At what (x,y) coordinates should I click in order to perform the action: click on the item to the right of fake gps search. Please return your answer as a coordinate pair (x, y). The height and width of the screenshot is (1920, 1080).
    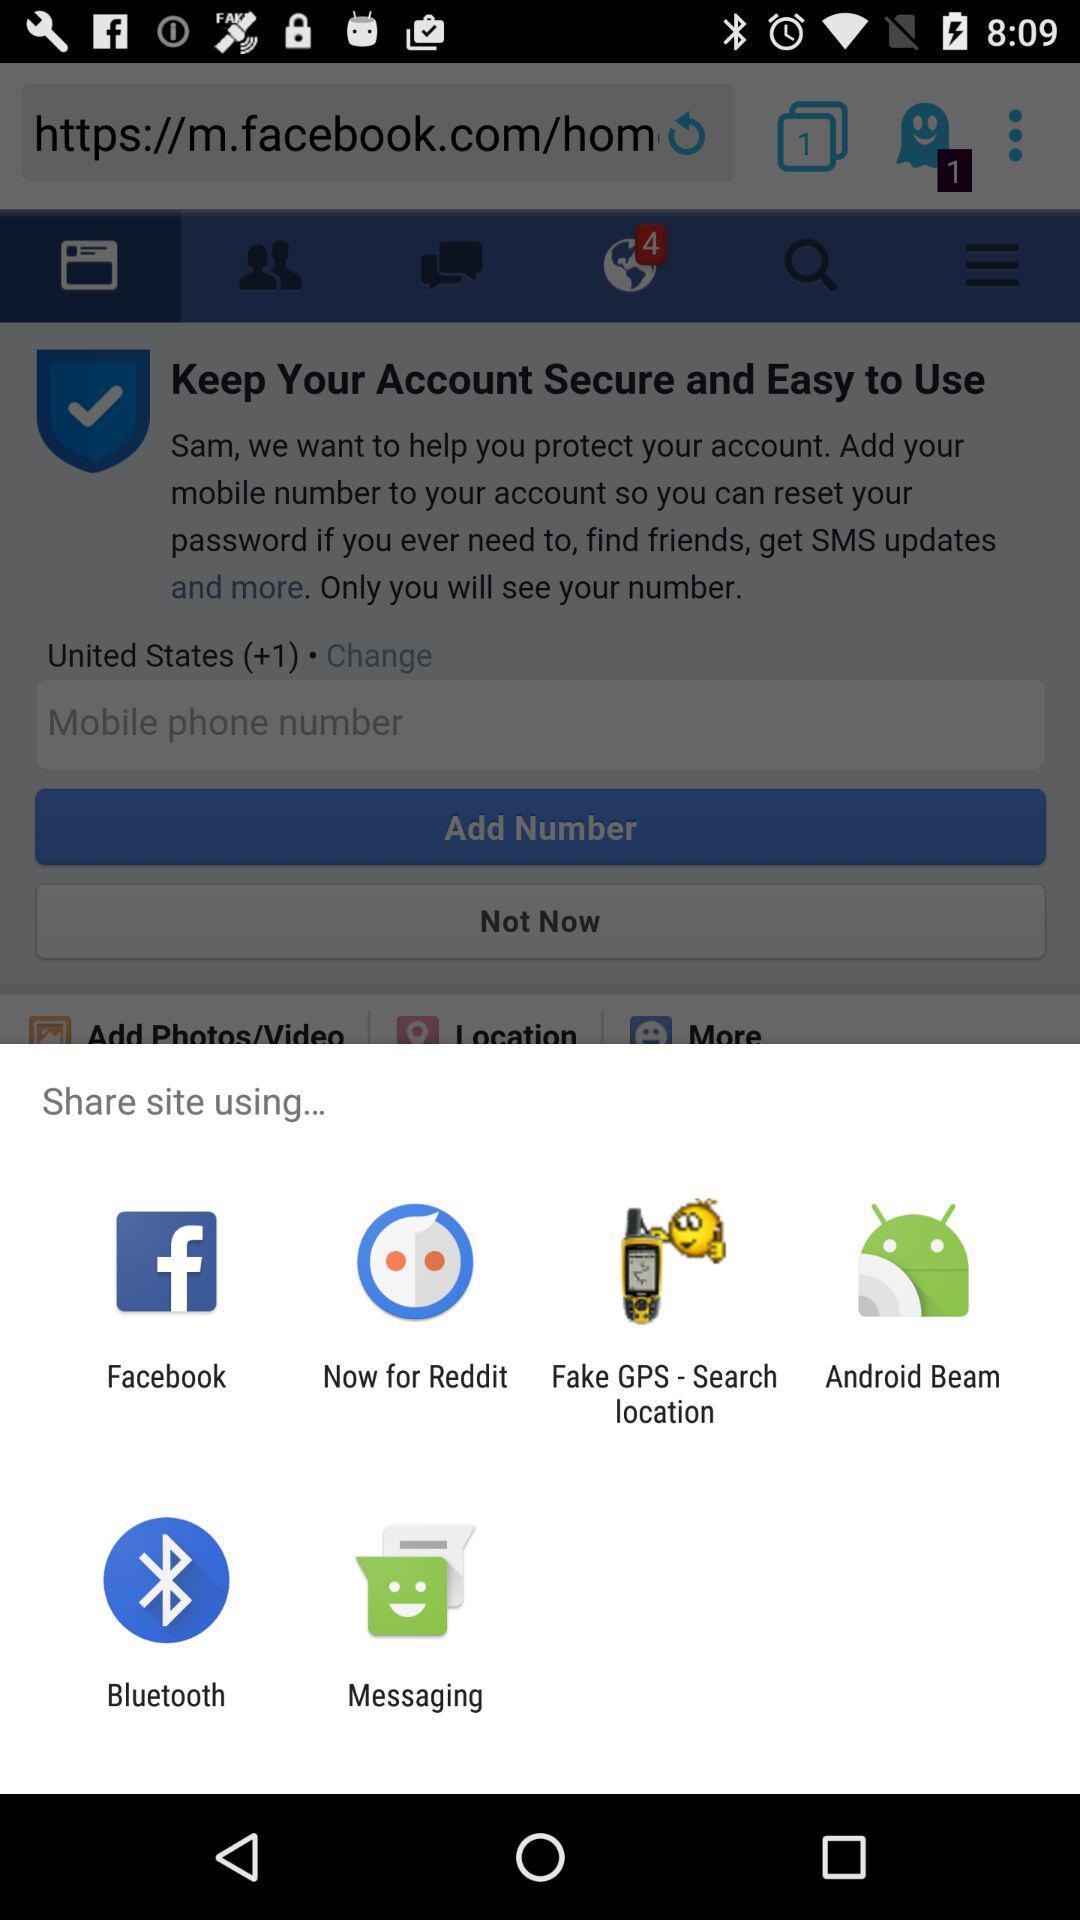
    Looking at the image, I should click on (913, 1392).